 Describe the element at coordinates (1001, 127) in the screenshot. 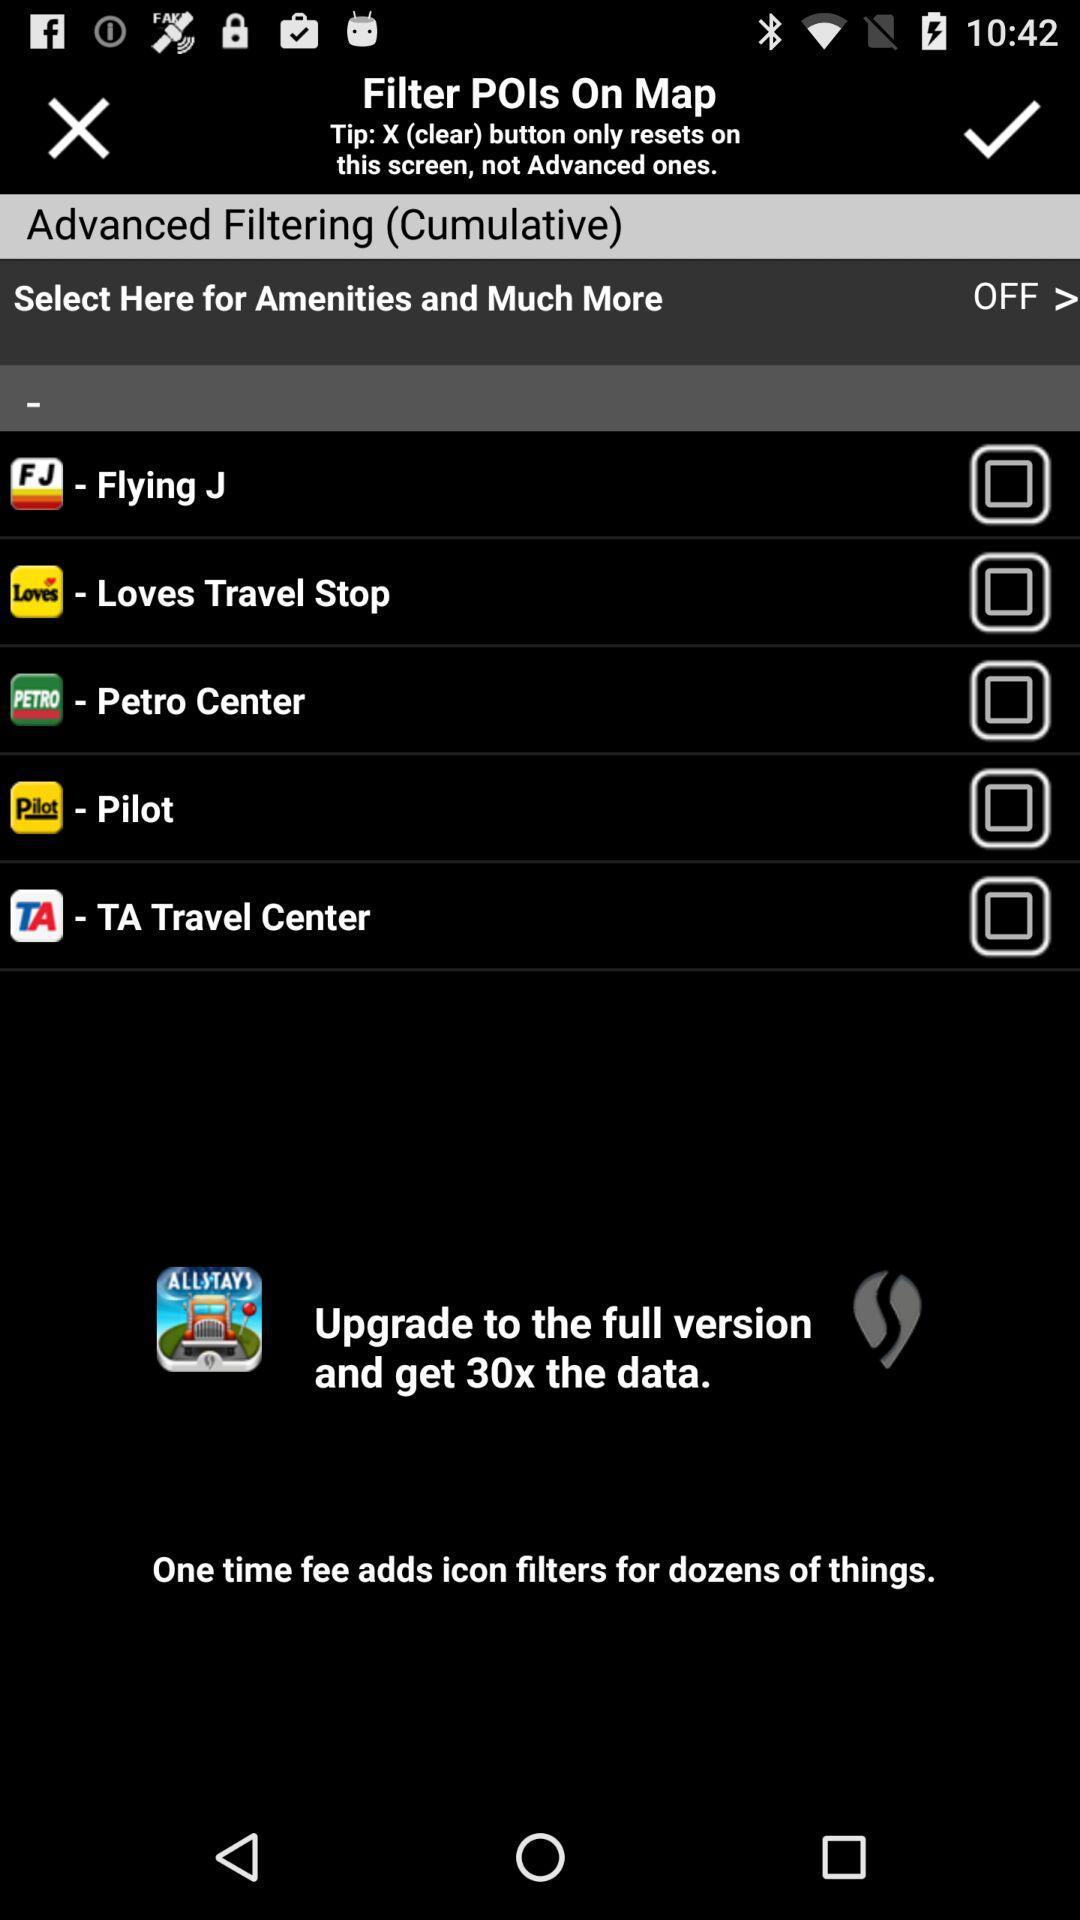

I see `apply filter and proceed` at that location.